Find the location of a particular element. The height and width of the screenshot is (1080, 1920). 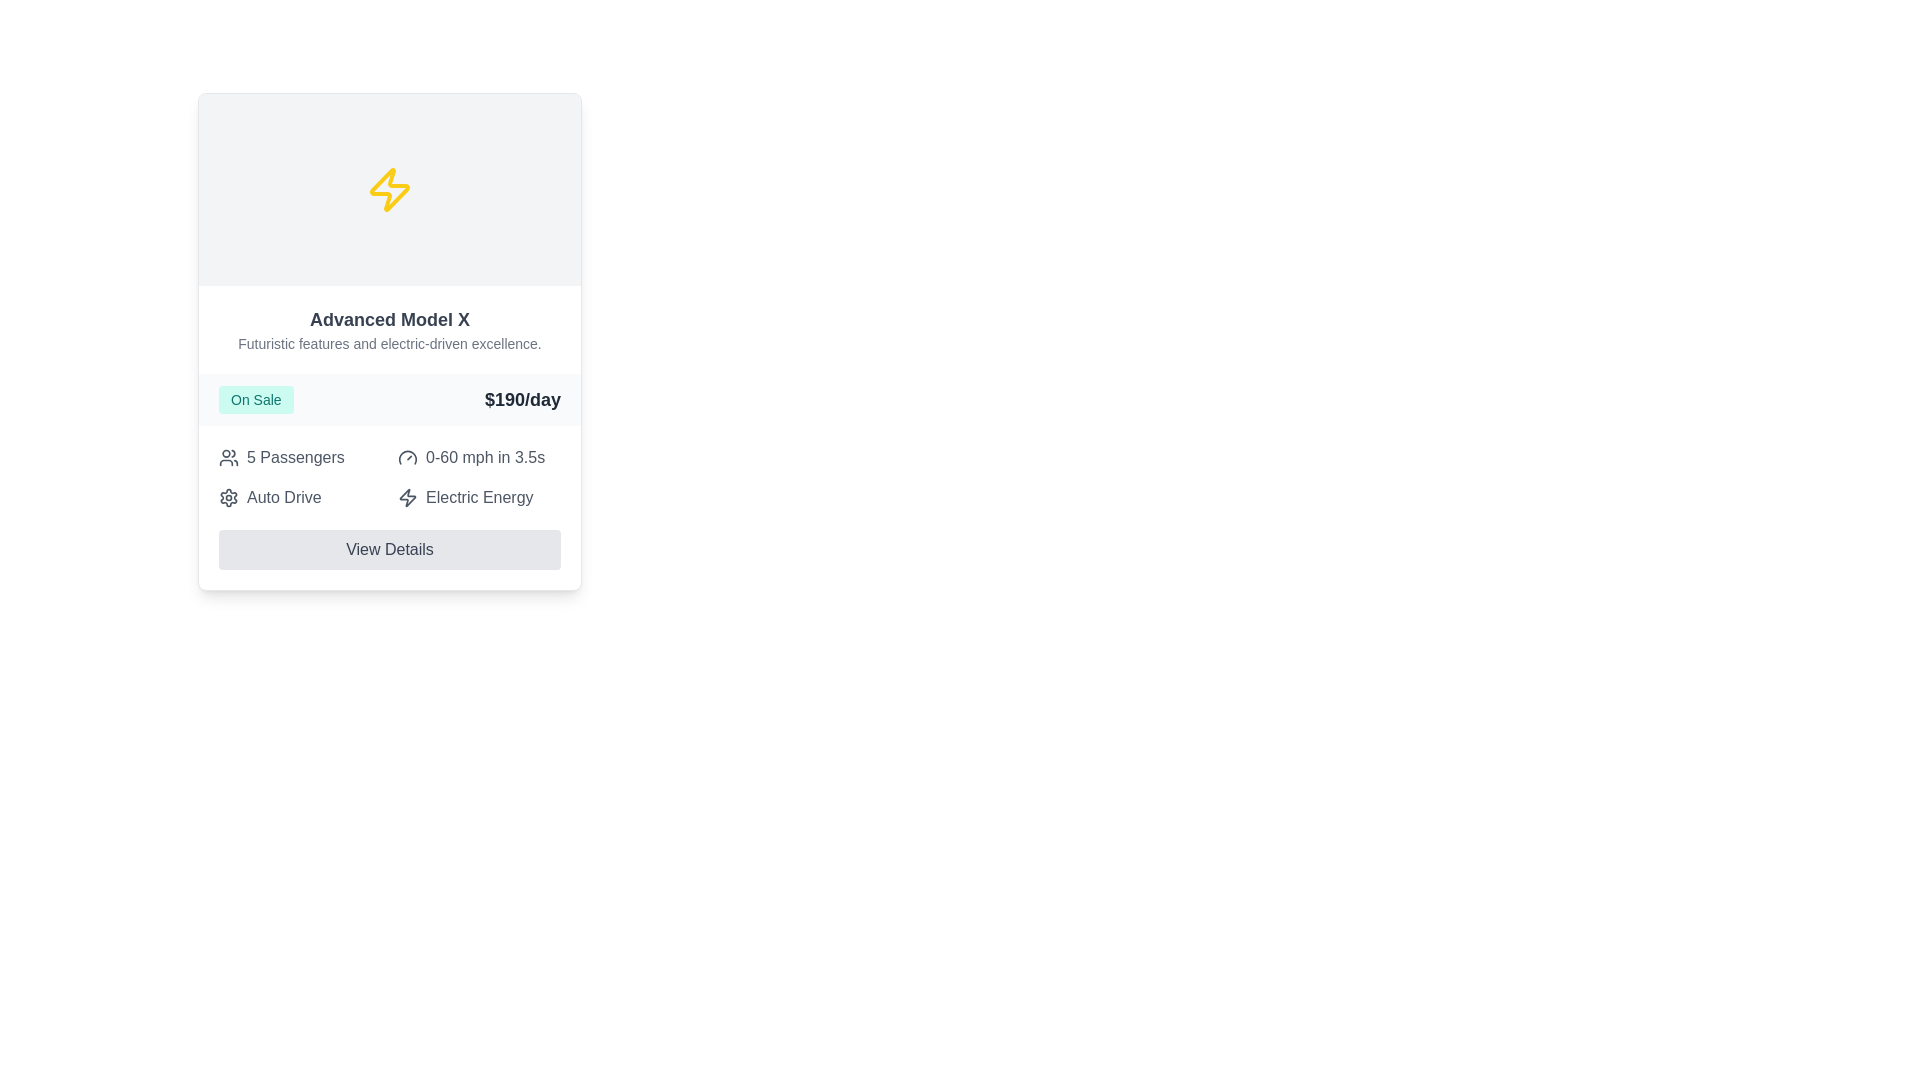

the text display element located directly below the title 'Advanced Model X', which provides supplementary context about the product is located at coordinates (389, 342).